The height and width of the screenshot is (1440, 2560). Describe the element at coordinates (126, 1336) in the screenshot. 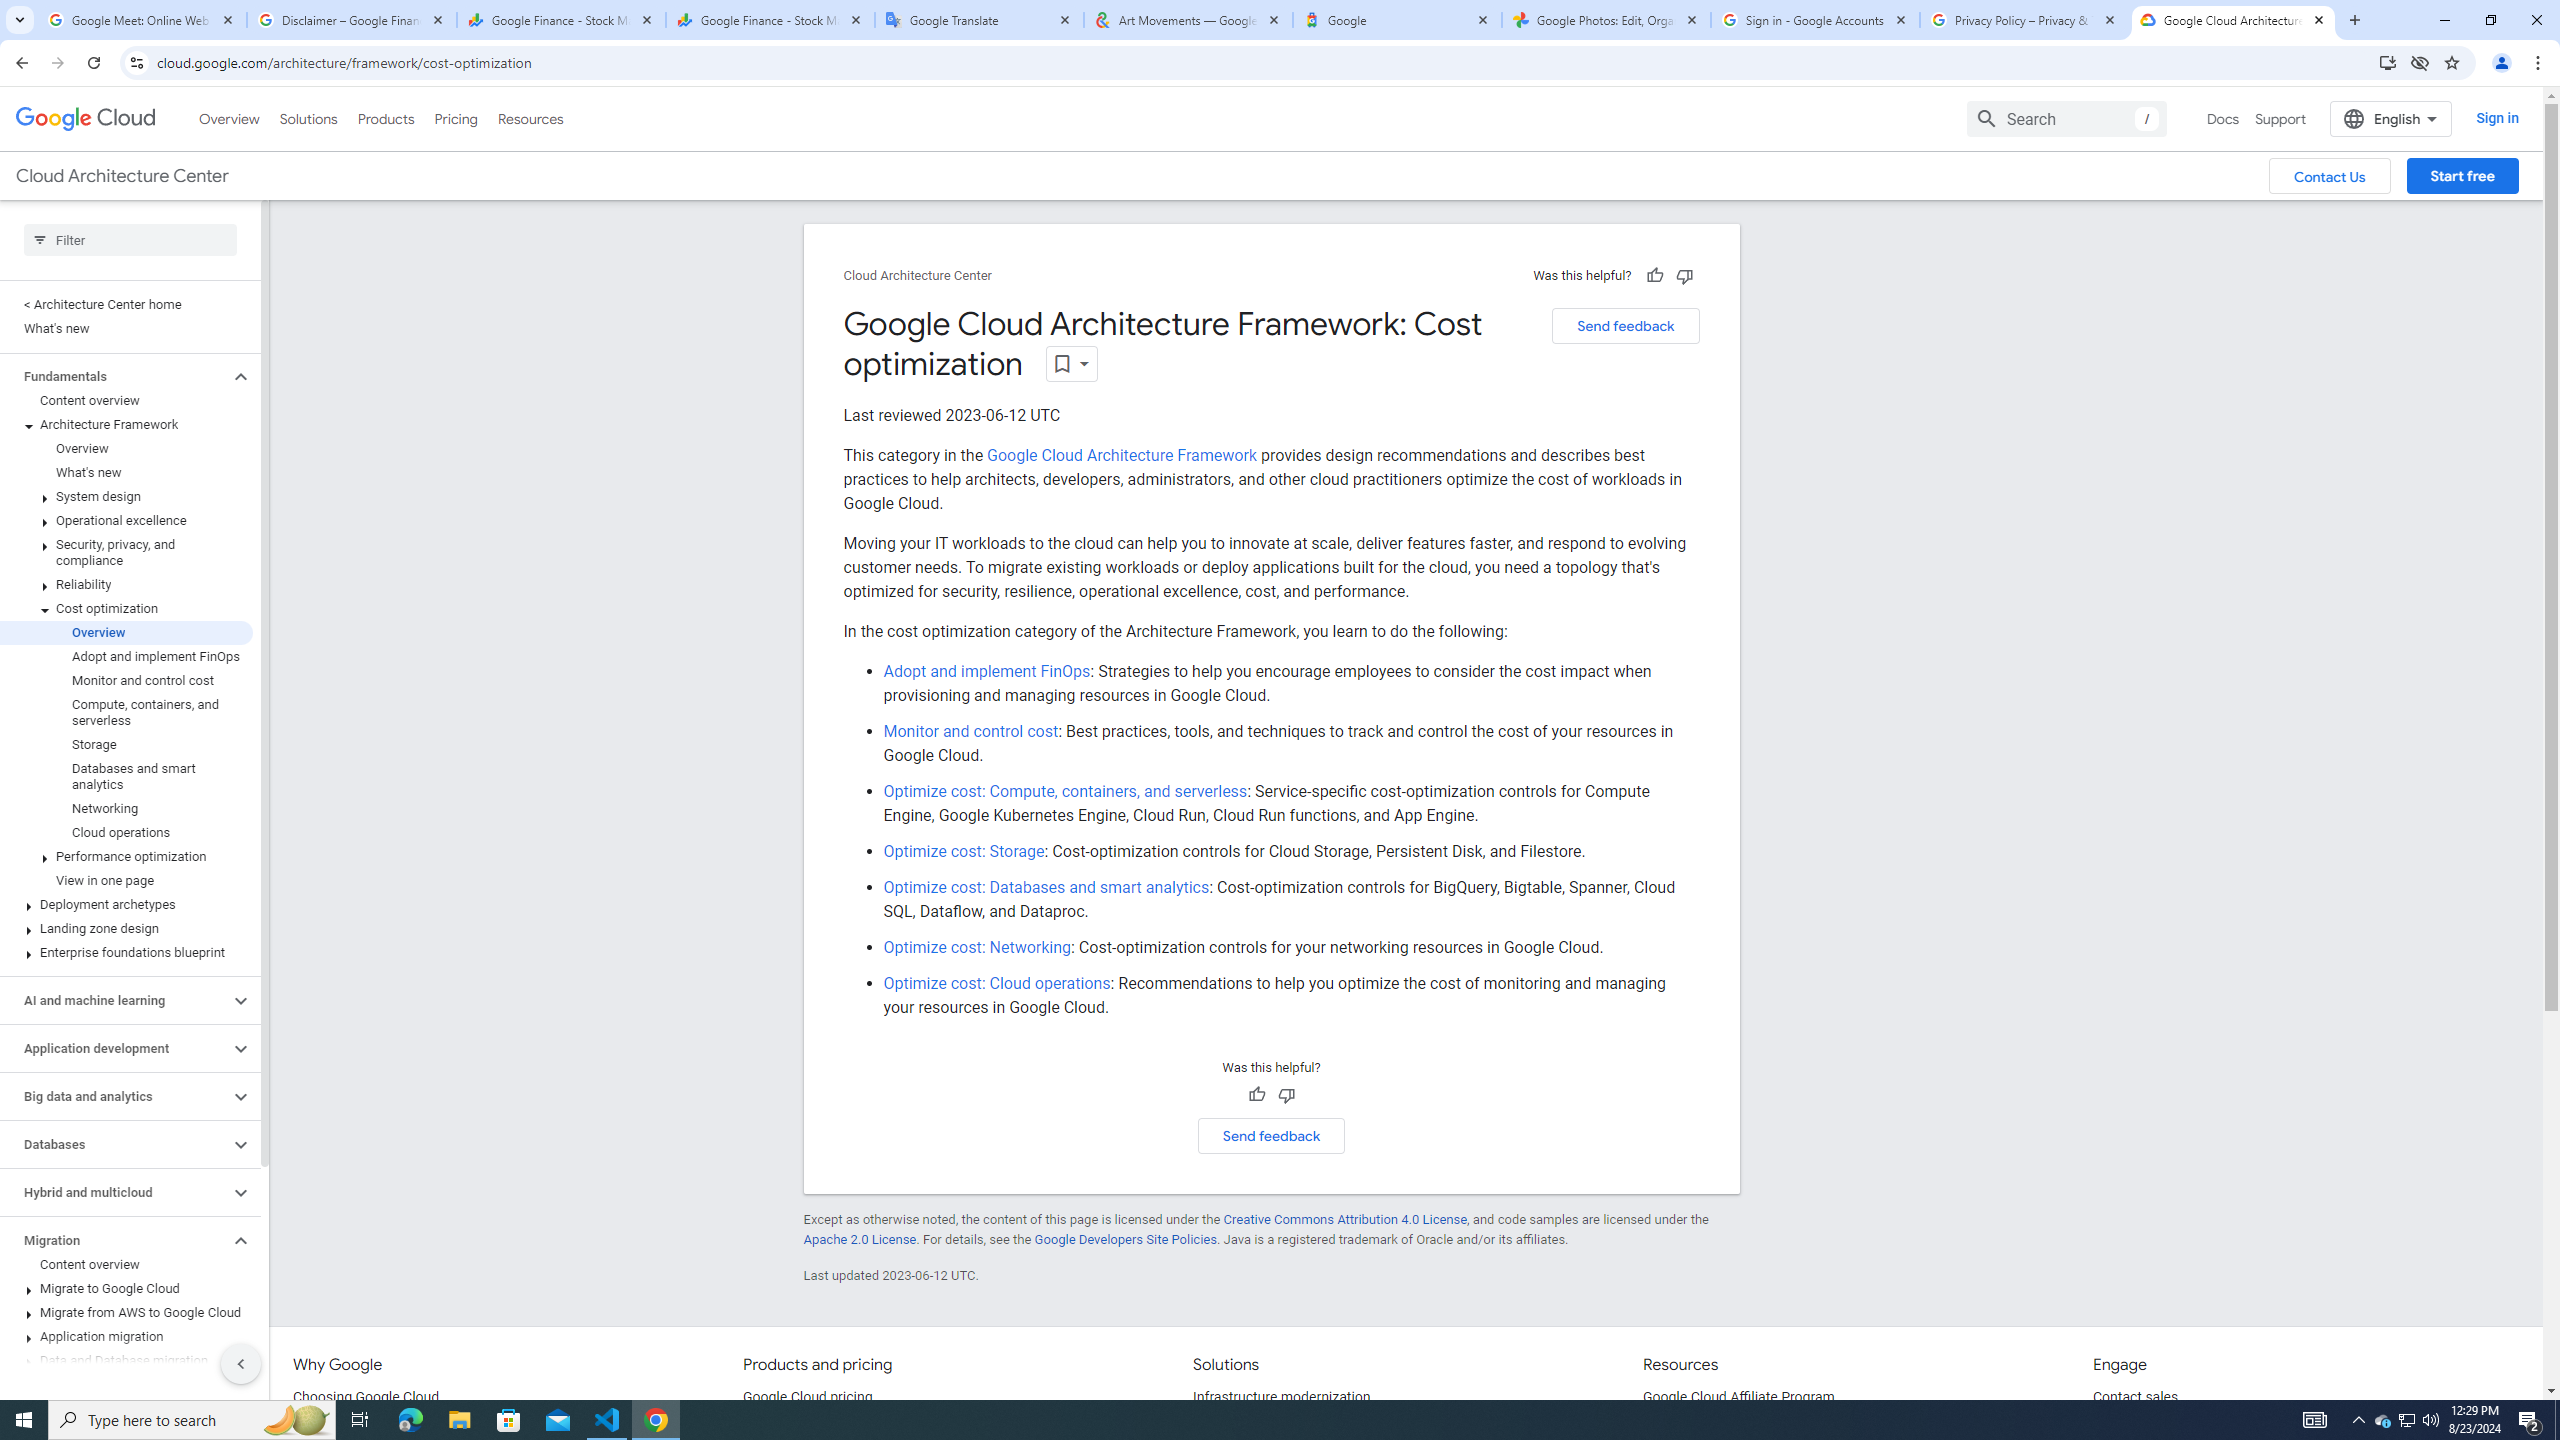

I see `'Application migration'` at that location.